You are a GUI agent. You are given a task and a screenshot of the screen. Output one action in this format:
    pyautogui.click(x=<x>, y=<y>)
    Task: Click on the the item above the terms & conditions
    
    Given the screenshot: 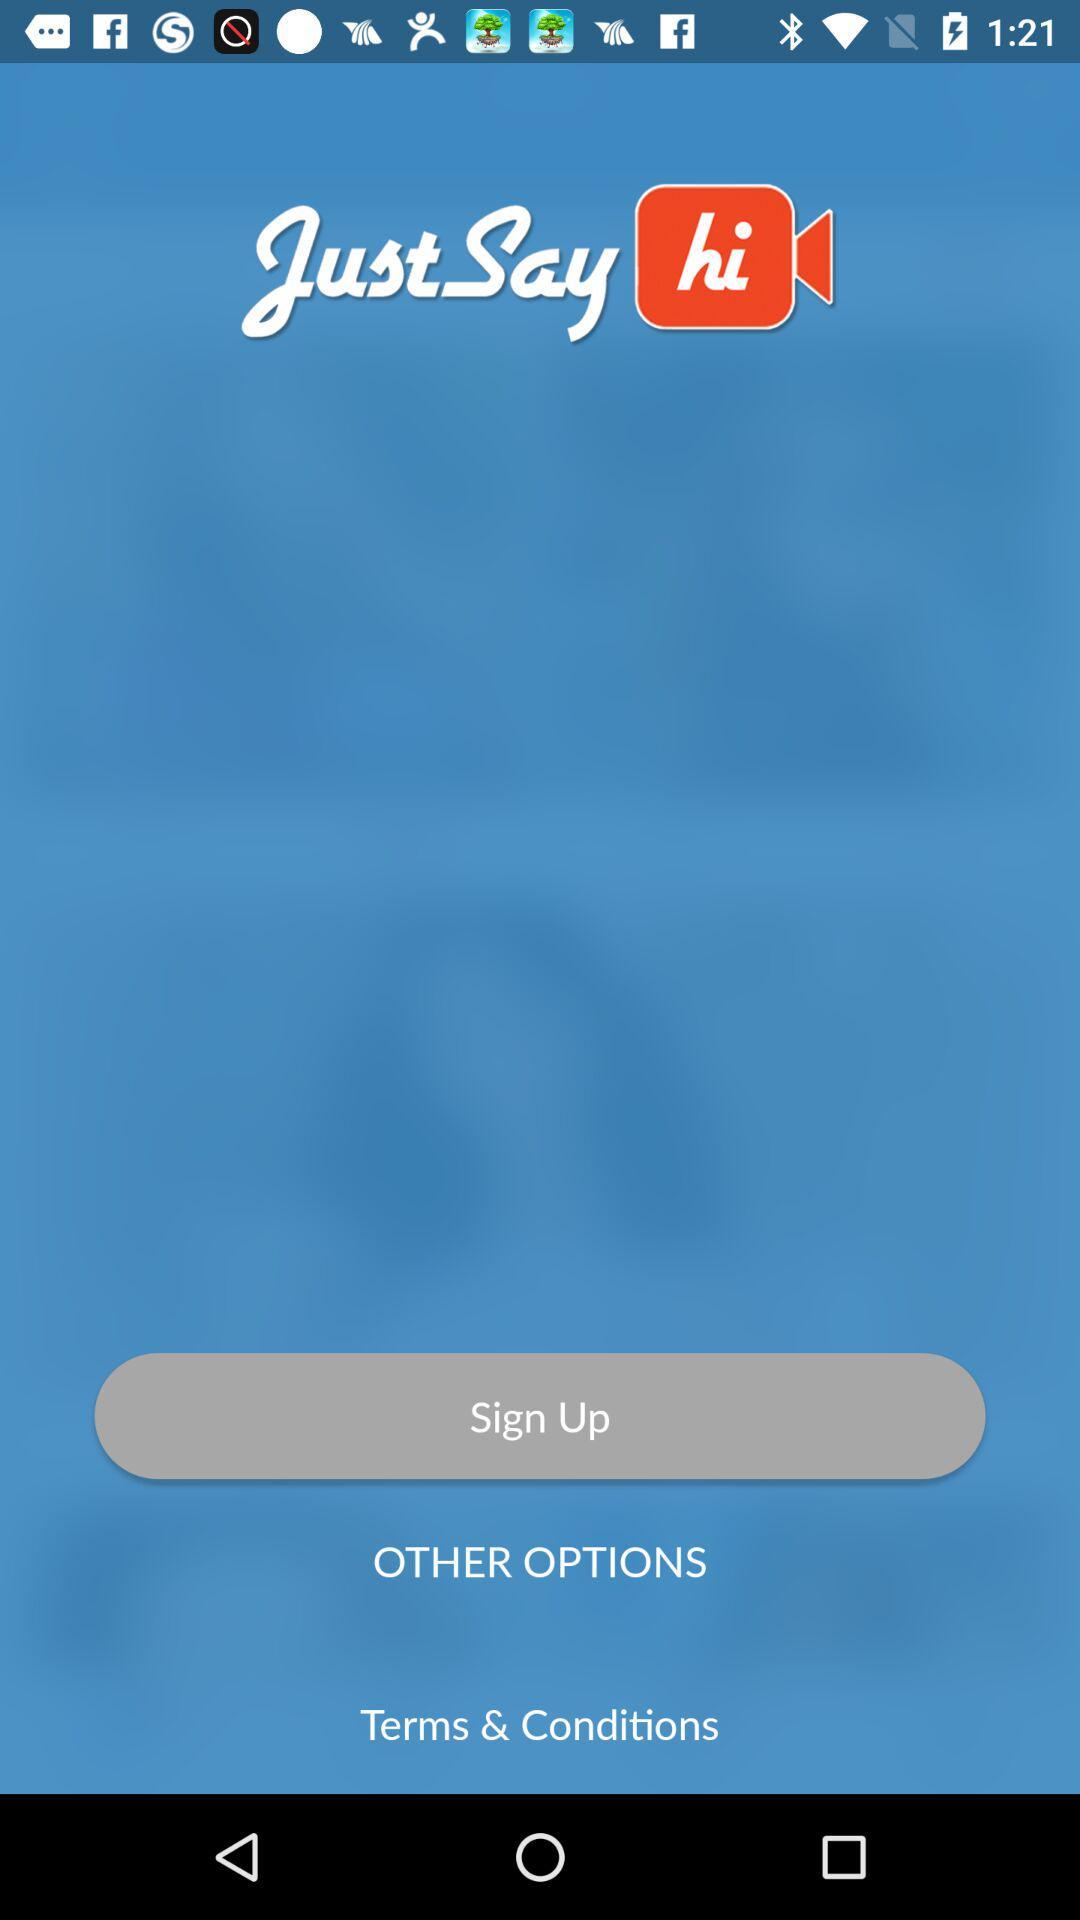 What is the action you would take?
    pyautogui.click(x=540, y=1559)
    